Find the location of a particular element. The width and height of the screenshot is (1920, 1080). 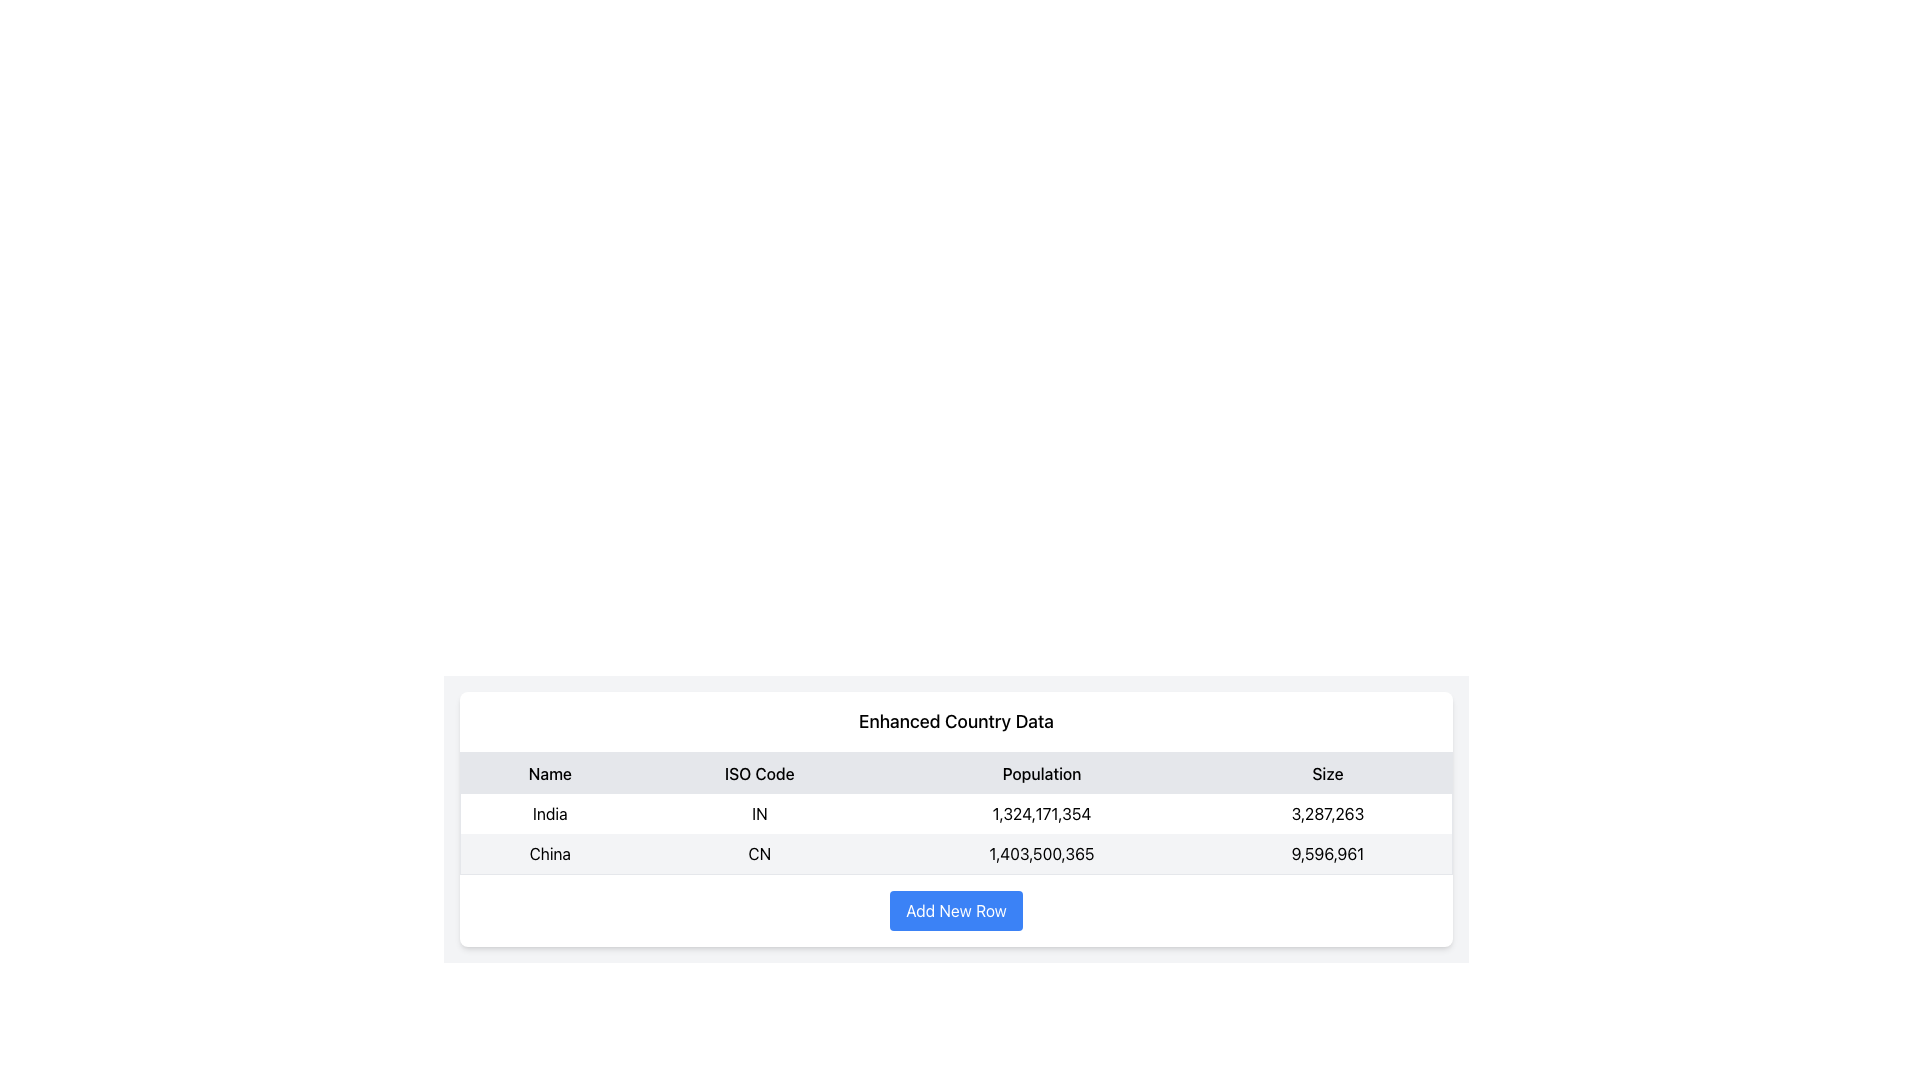

the 'Add New Row' button located at the bottom of the table titled 'Enhanced Country Data' is located at coordinates (955, 910).